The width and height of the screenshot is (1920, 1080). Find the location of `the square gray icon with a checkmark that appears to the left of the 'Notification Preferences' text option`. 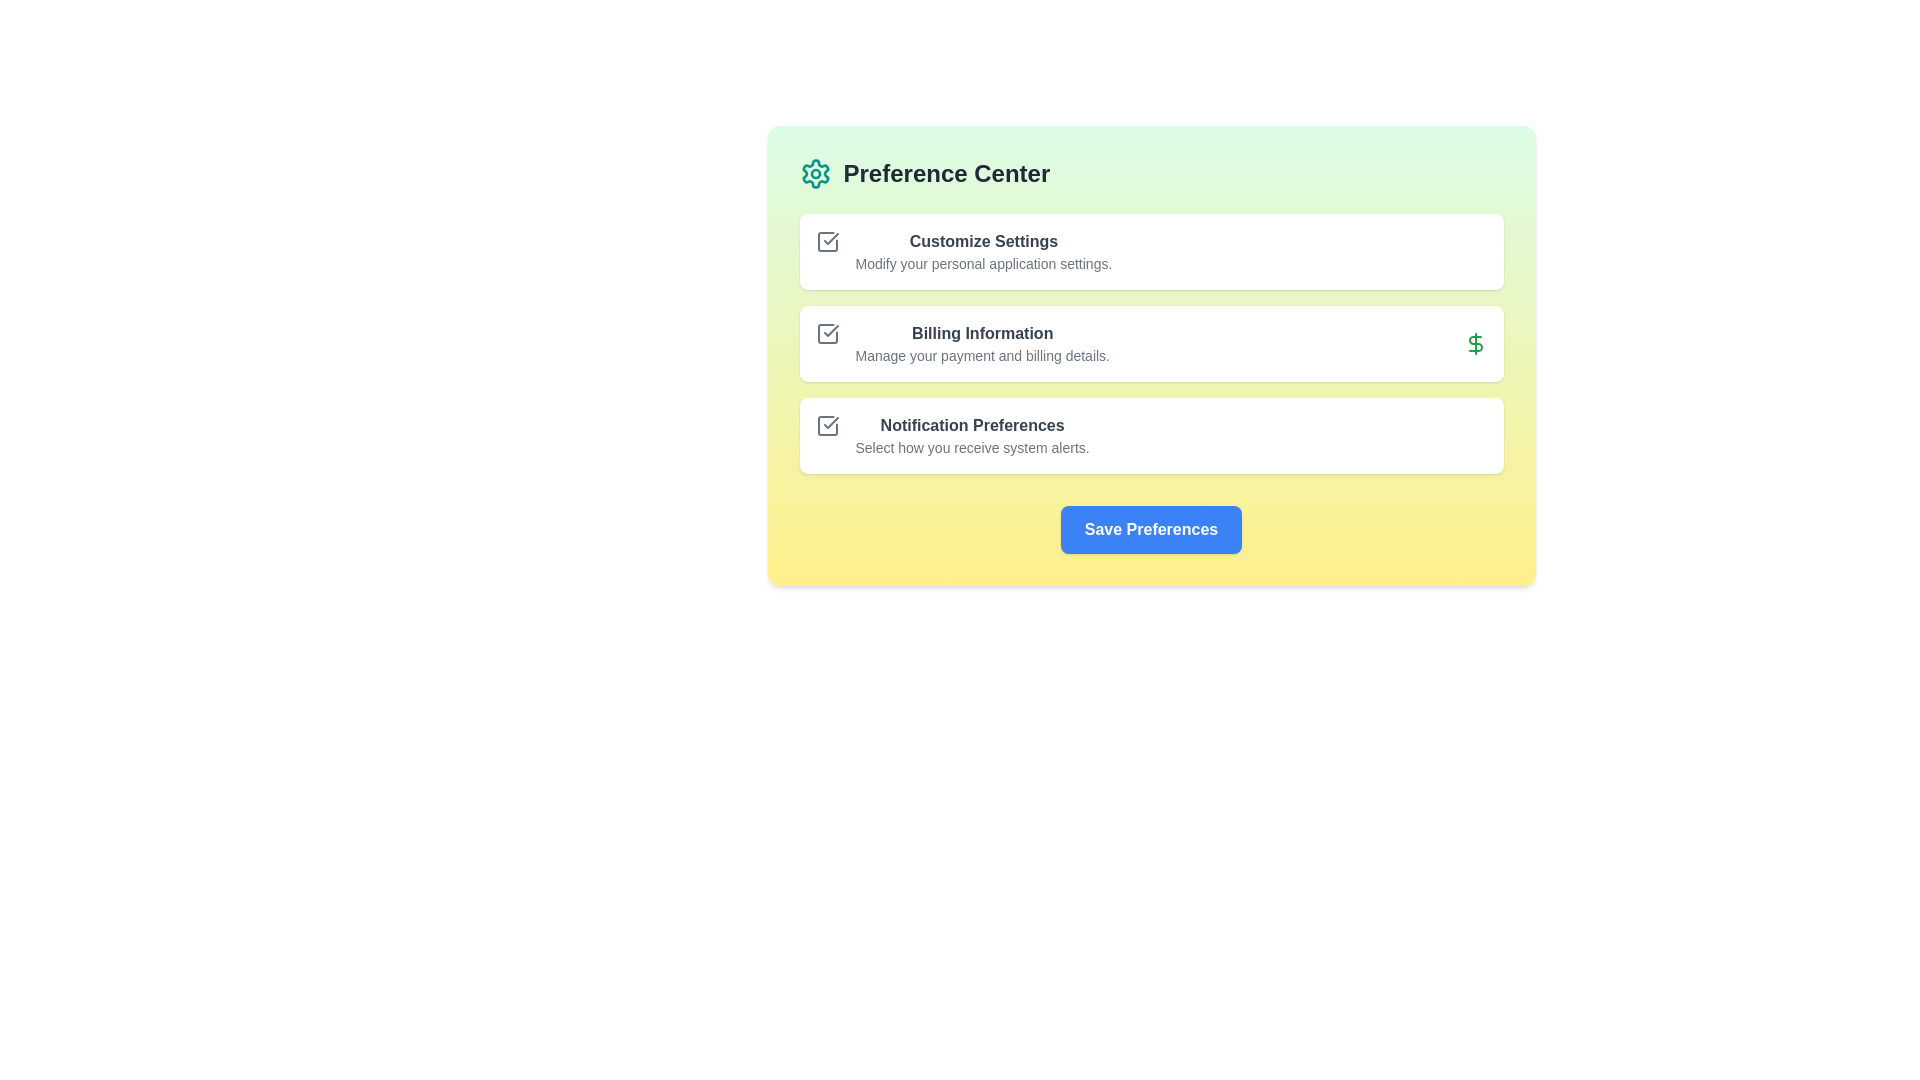

the square gray icon with a checkmark that appears to the left of the 'Notification Preferences' text option is located at coordinates (827, 424).